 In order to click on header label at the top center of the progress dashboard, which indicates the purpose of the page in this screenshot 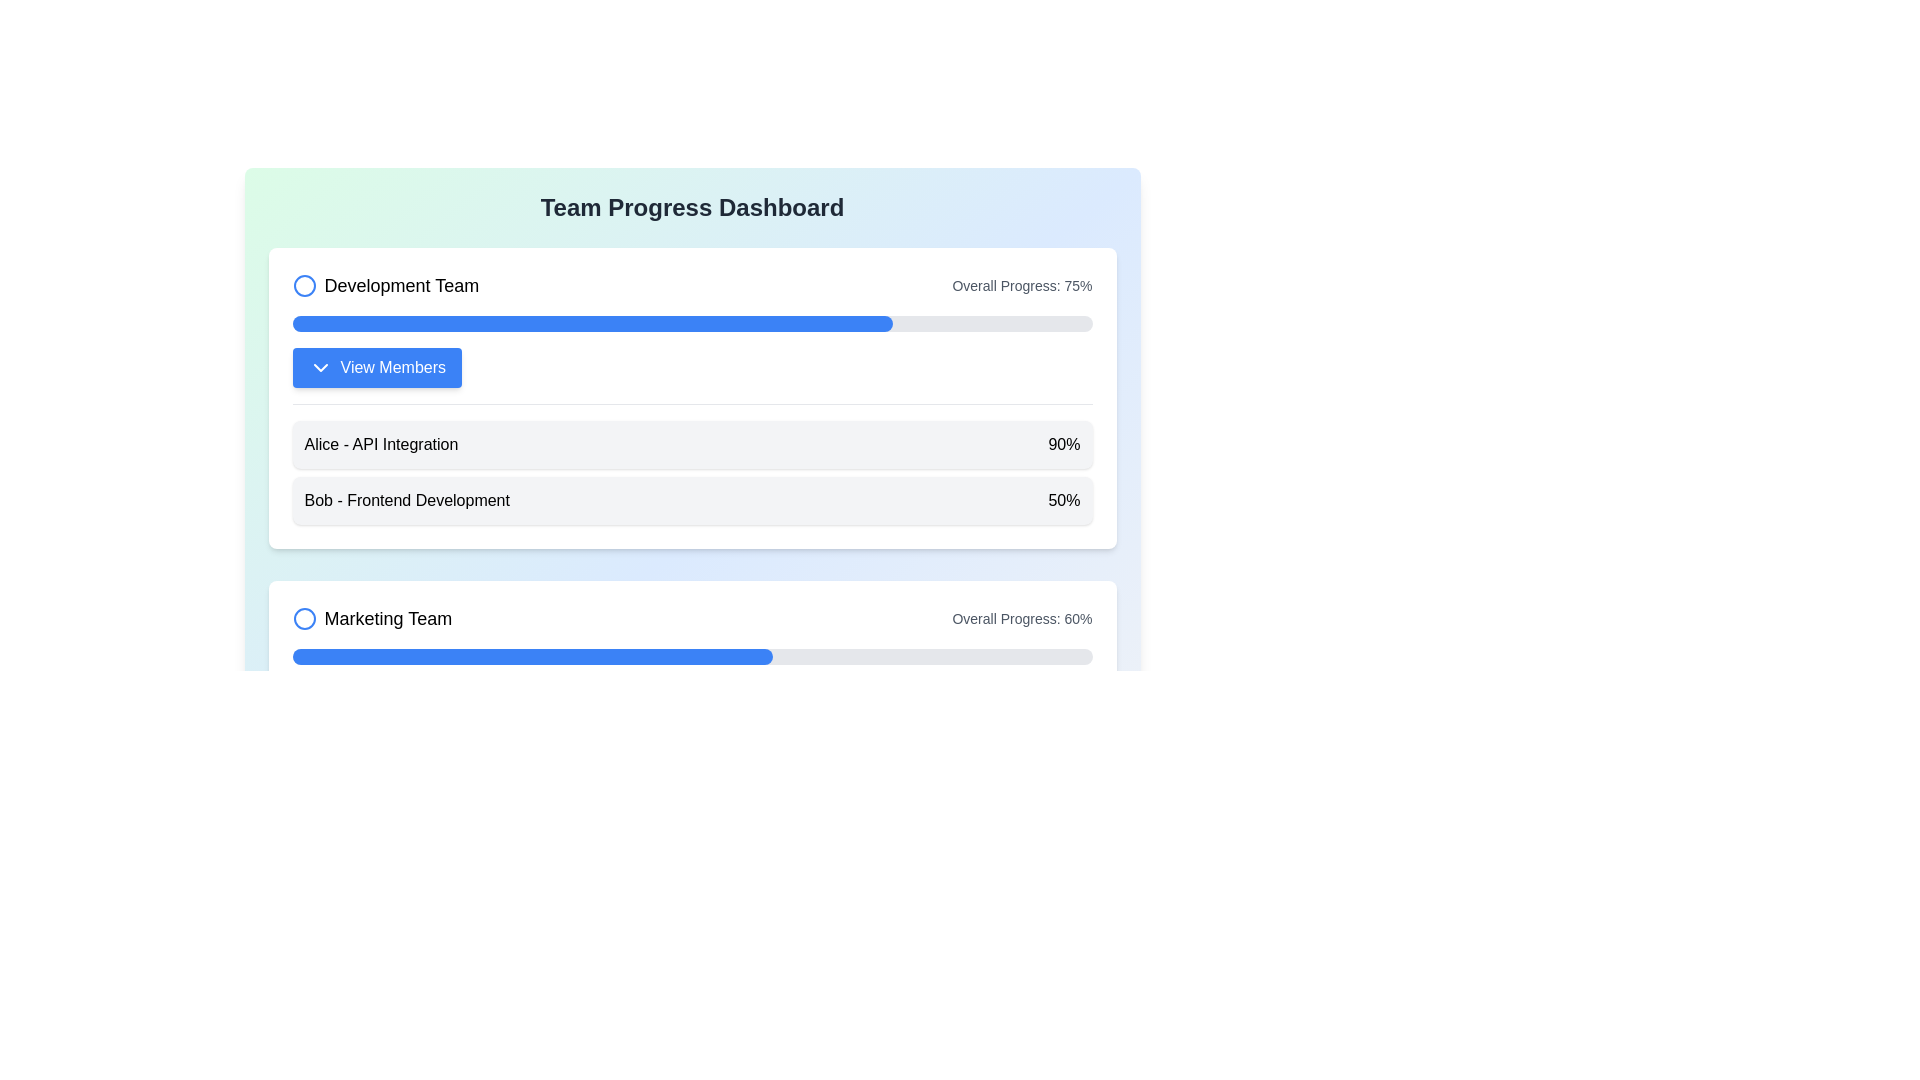, I will do `click(692, 208)`.